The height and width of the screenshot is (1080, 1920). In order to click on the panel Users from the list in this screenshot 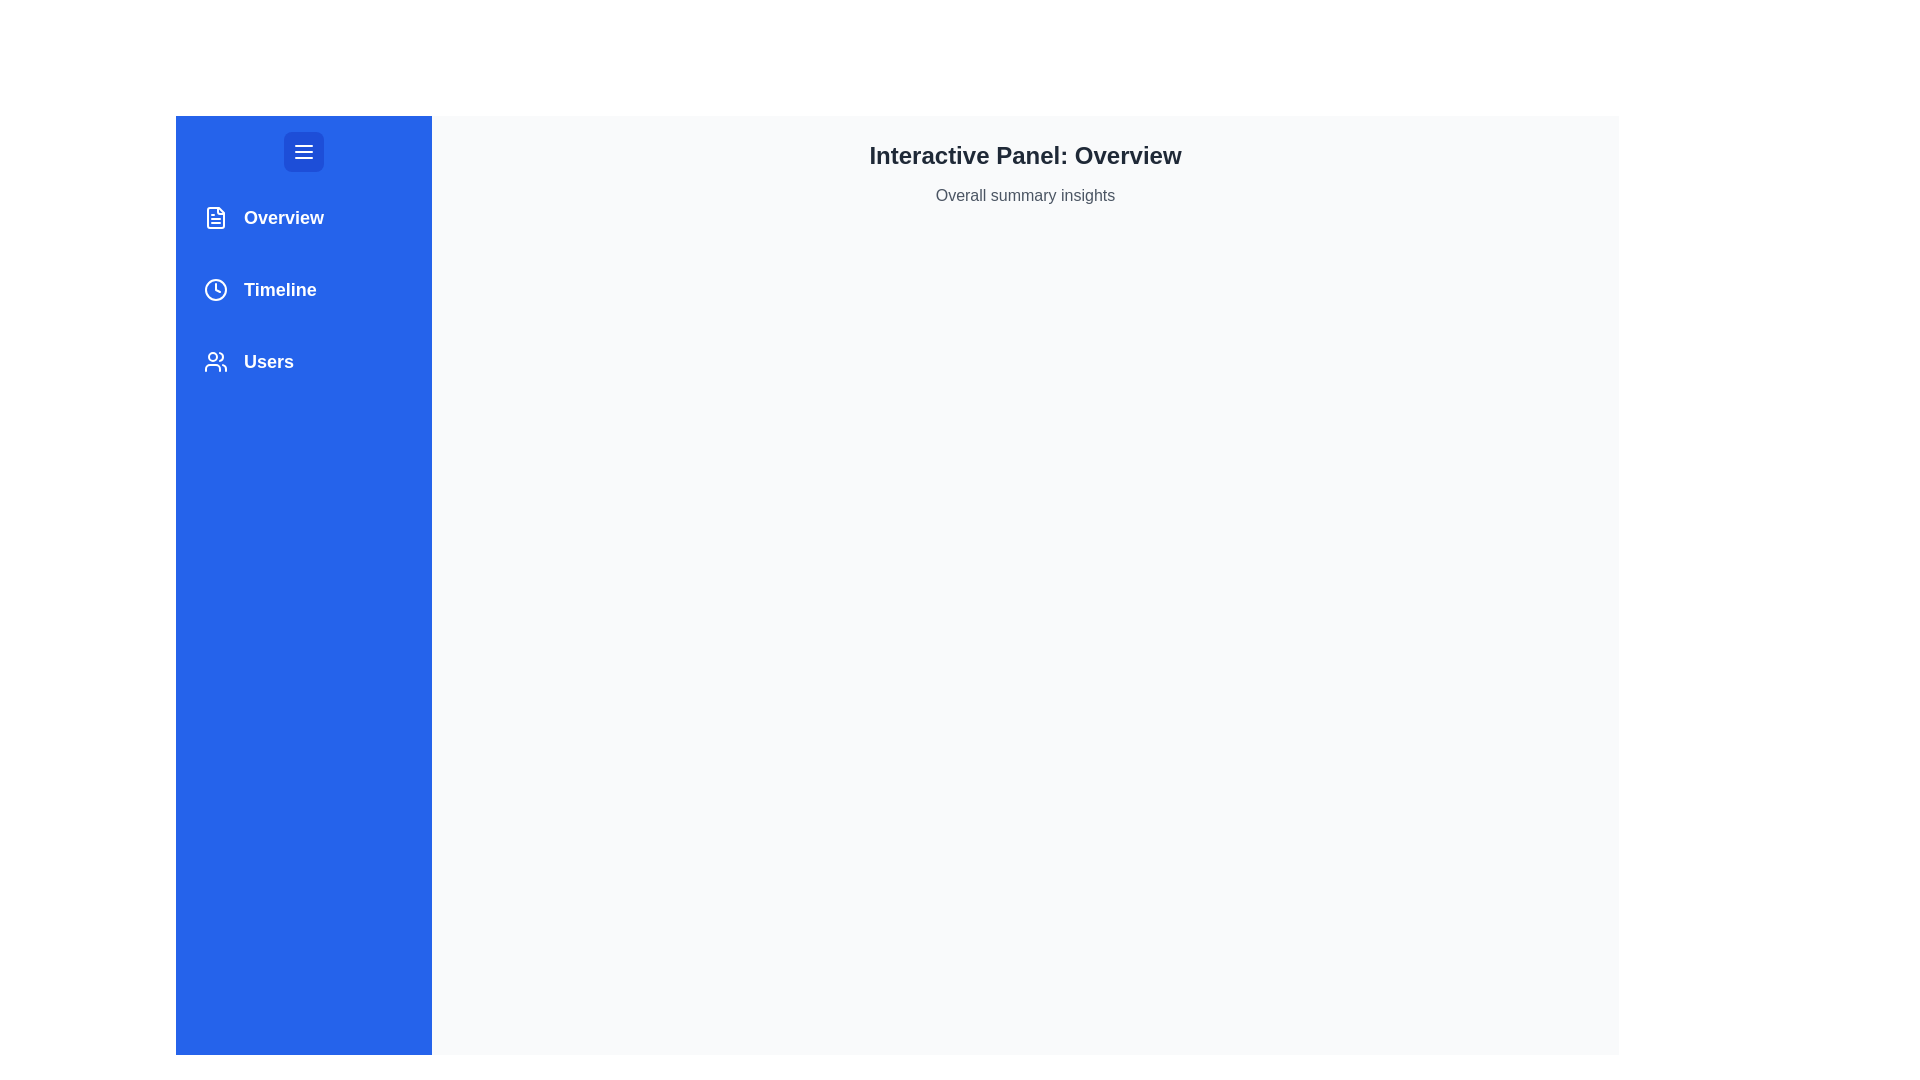, I will do `click(302, 362)`.